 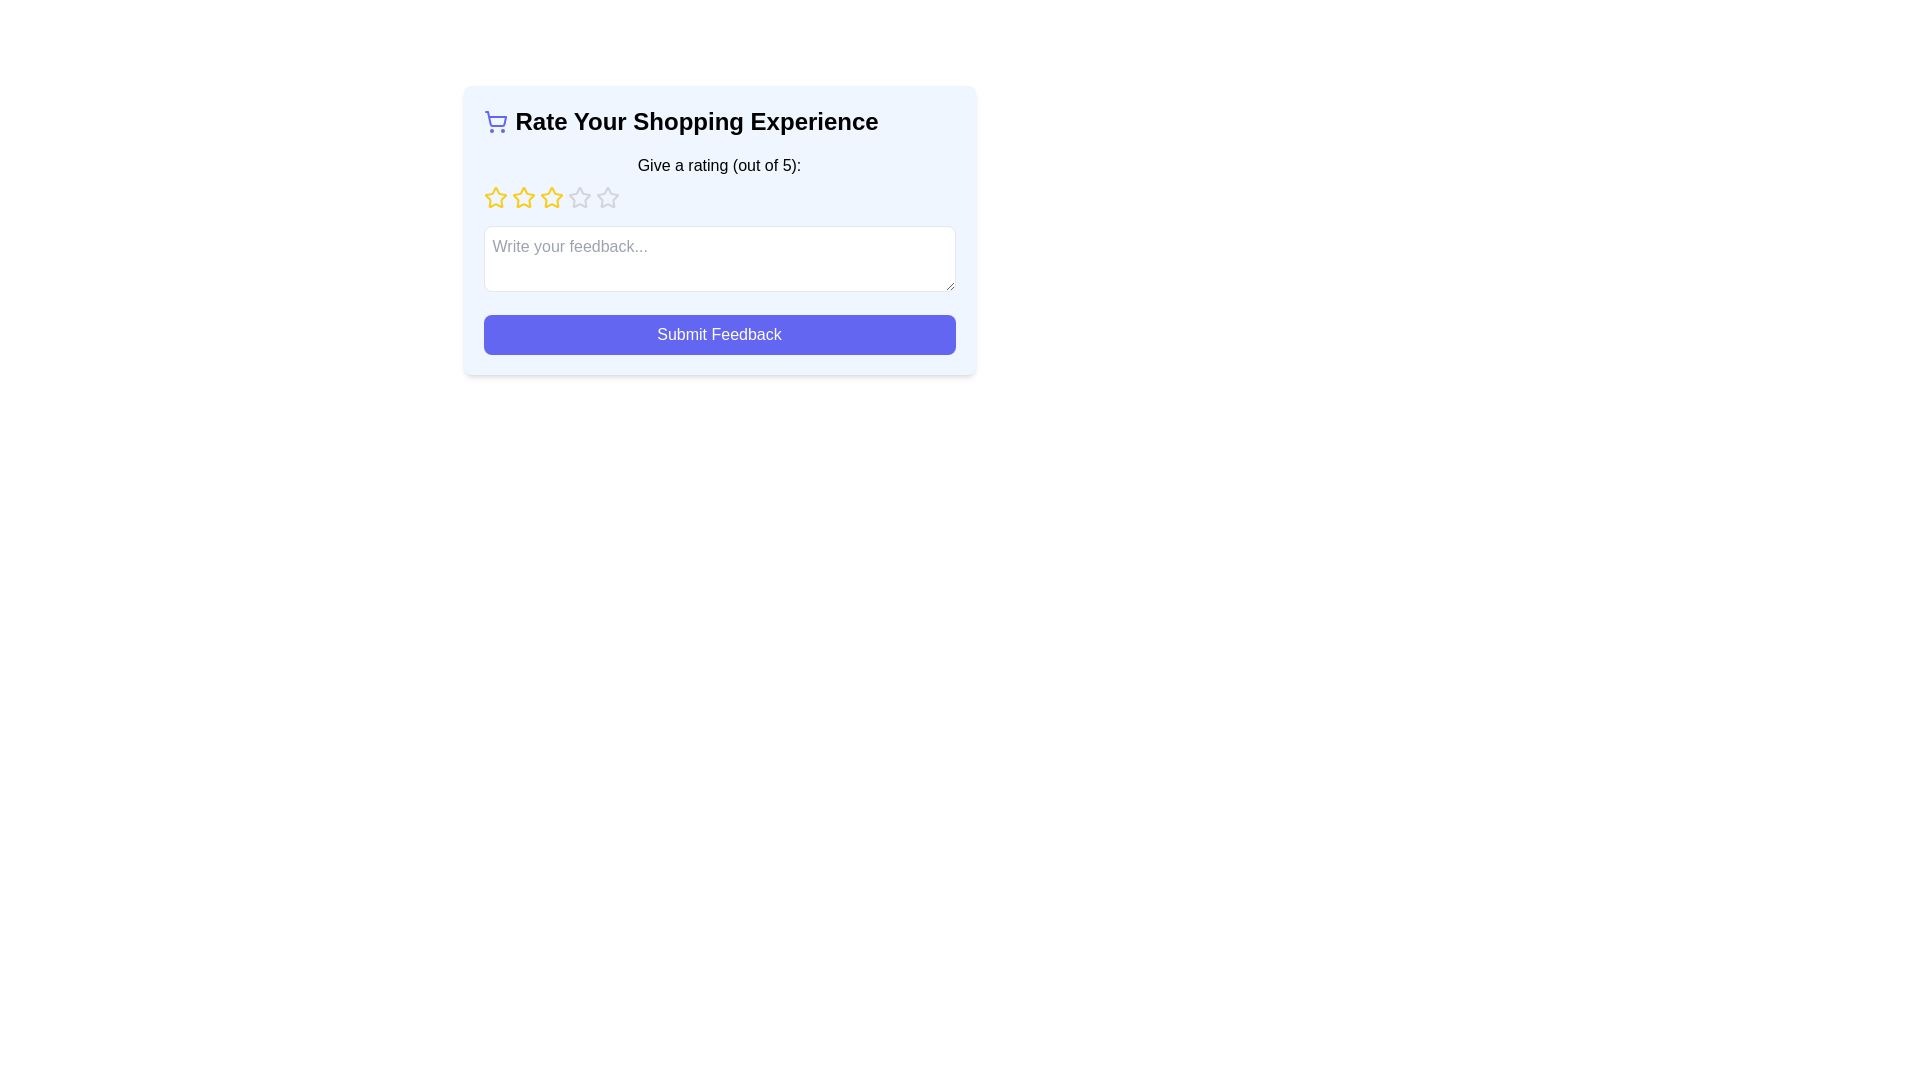 What do you see at coordinates (606, 197) in the screenshot?
I see `the fourth star icon in the rating component` at bounding box center [606, 197].